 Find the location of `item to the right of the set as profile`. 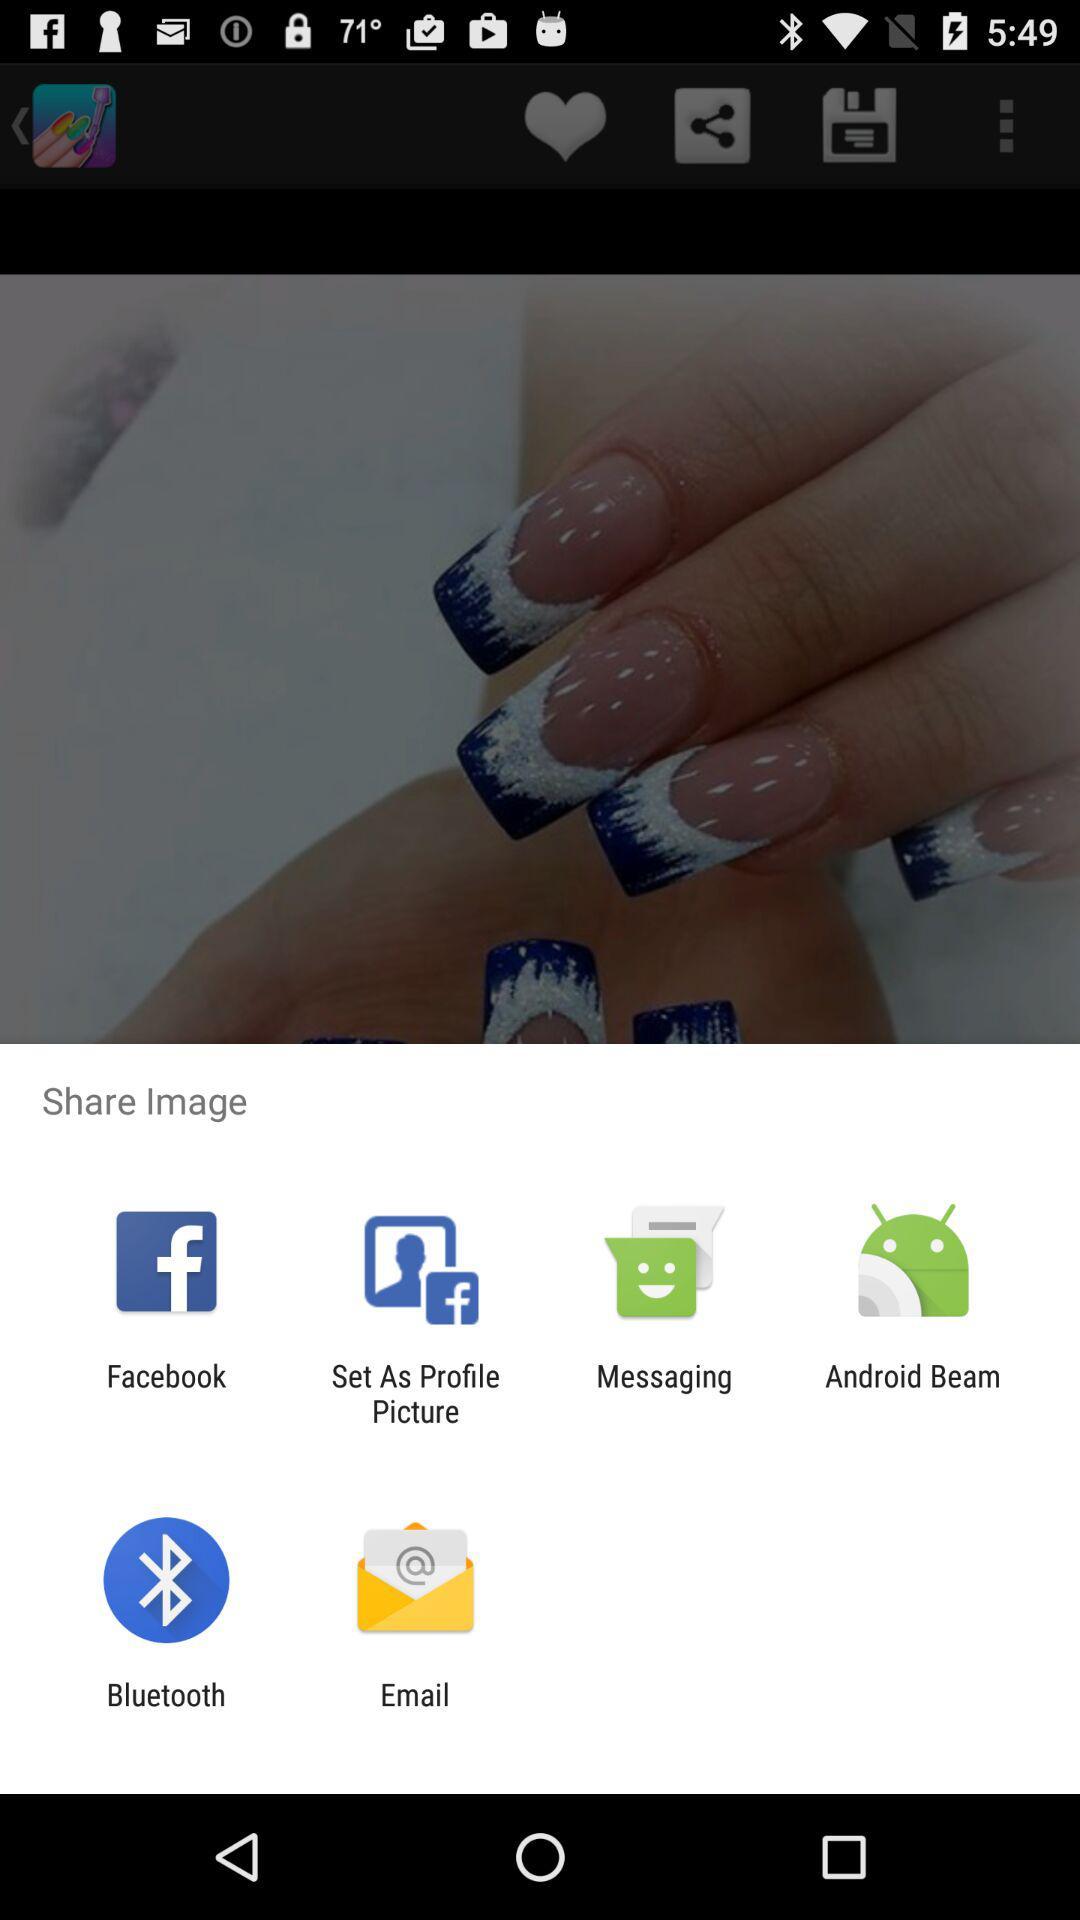

item to the right of the set as profile is located at coordinates (664, 1392).